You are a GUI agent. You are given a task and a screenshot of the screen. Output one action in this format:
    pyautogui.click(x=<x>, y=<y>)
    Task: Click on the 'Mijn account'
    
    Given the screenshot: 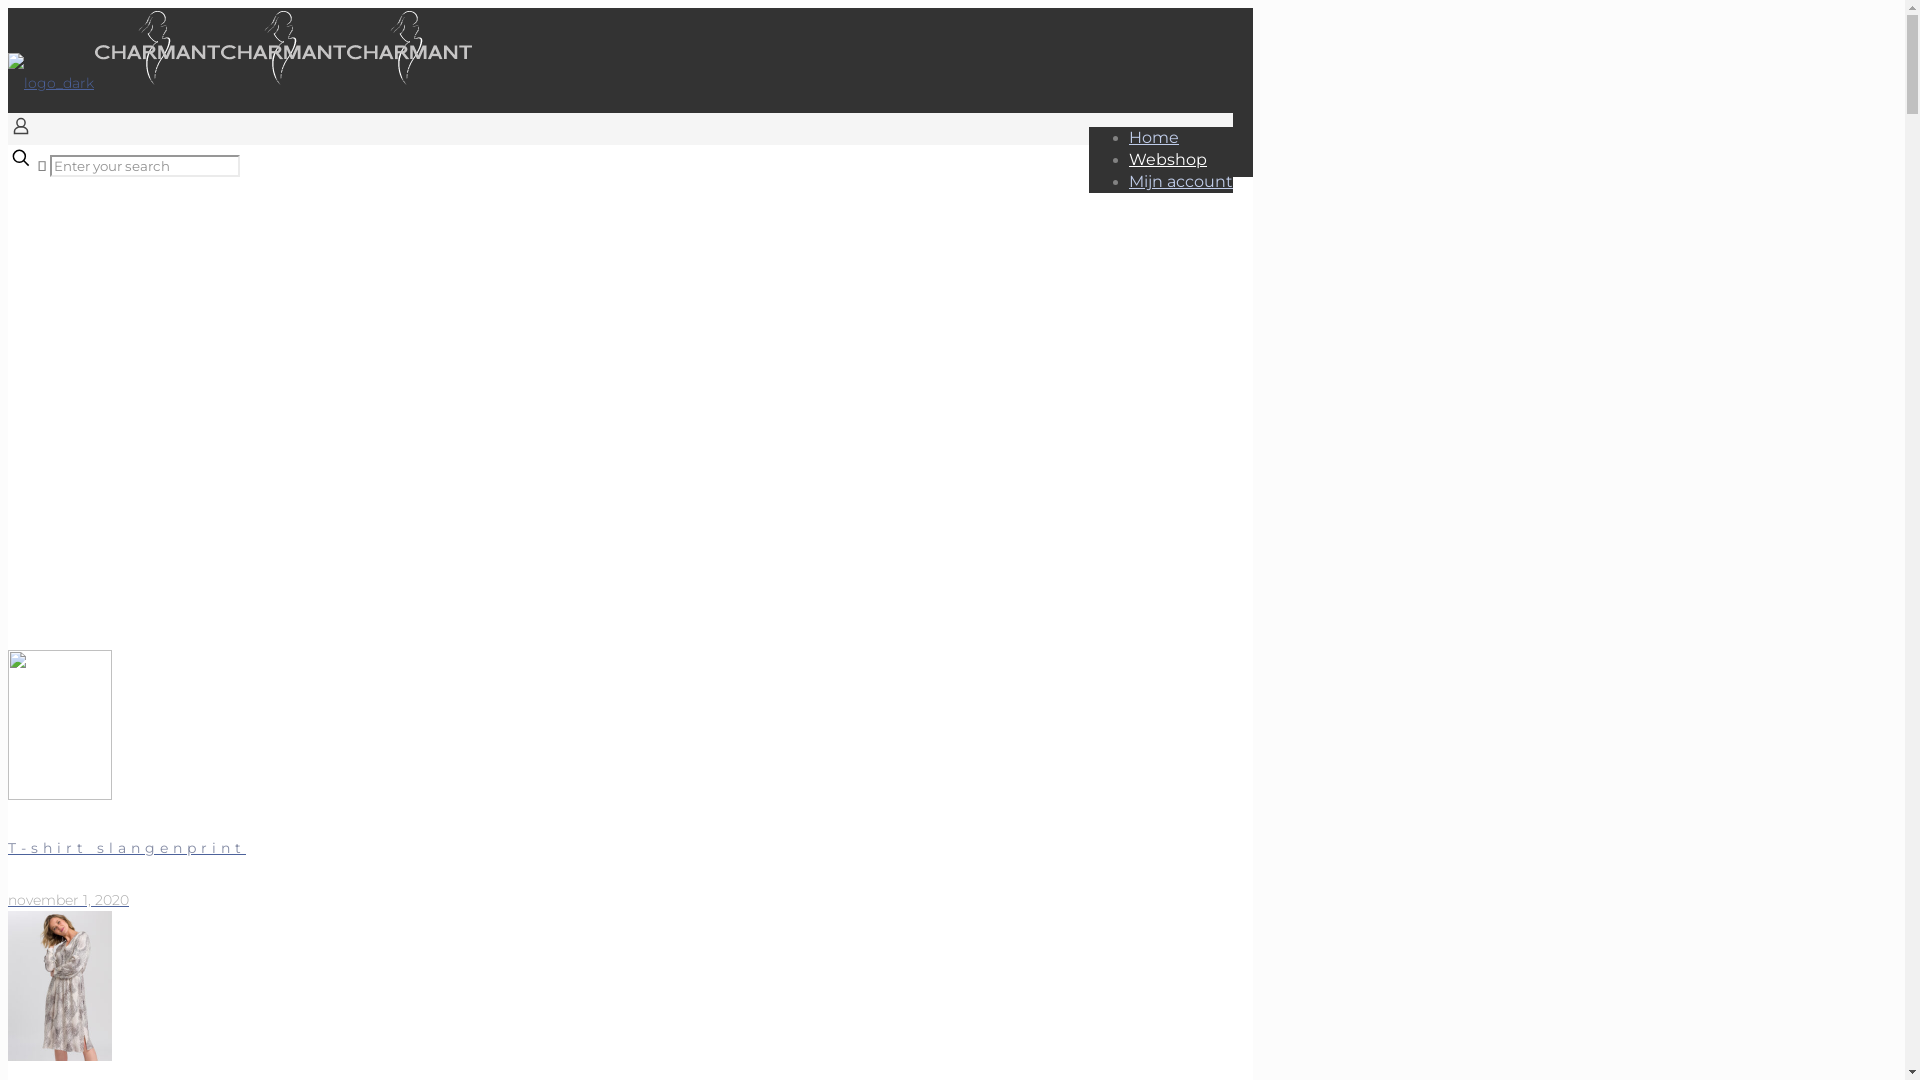 What is the action you would take?
    pyautogui.click(x=1180, y=181)
    